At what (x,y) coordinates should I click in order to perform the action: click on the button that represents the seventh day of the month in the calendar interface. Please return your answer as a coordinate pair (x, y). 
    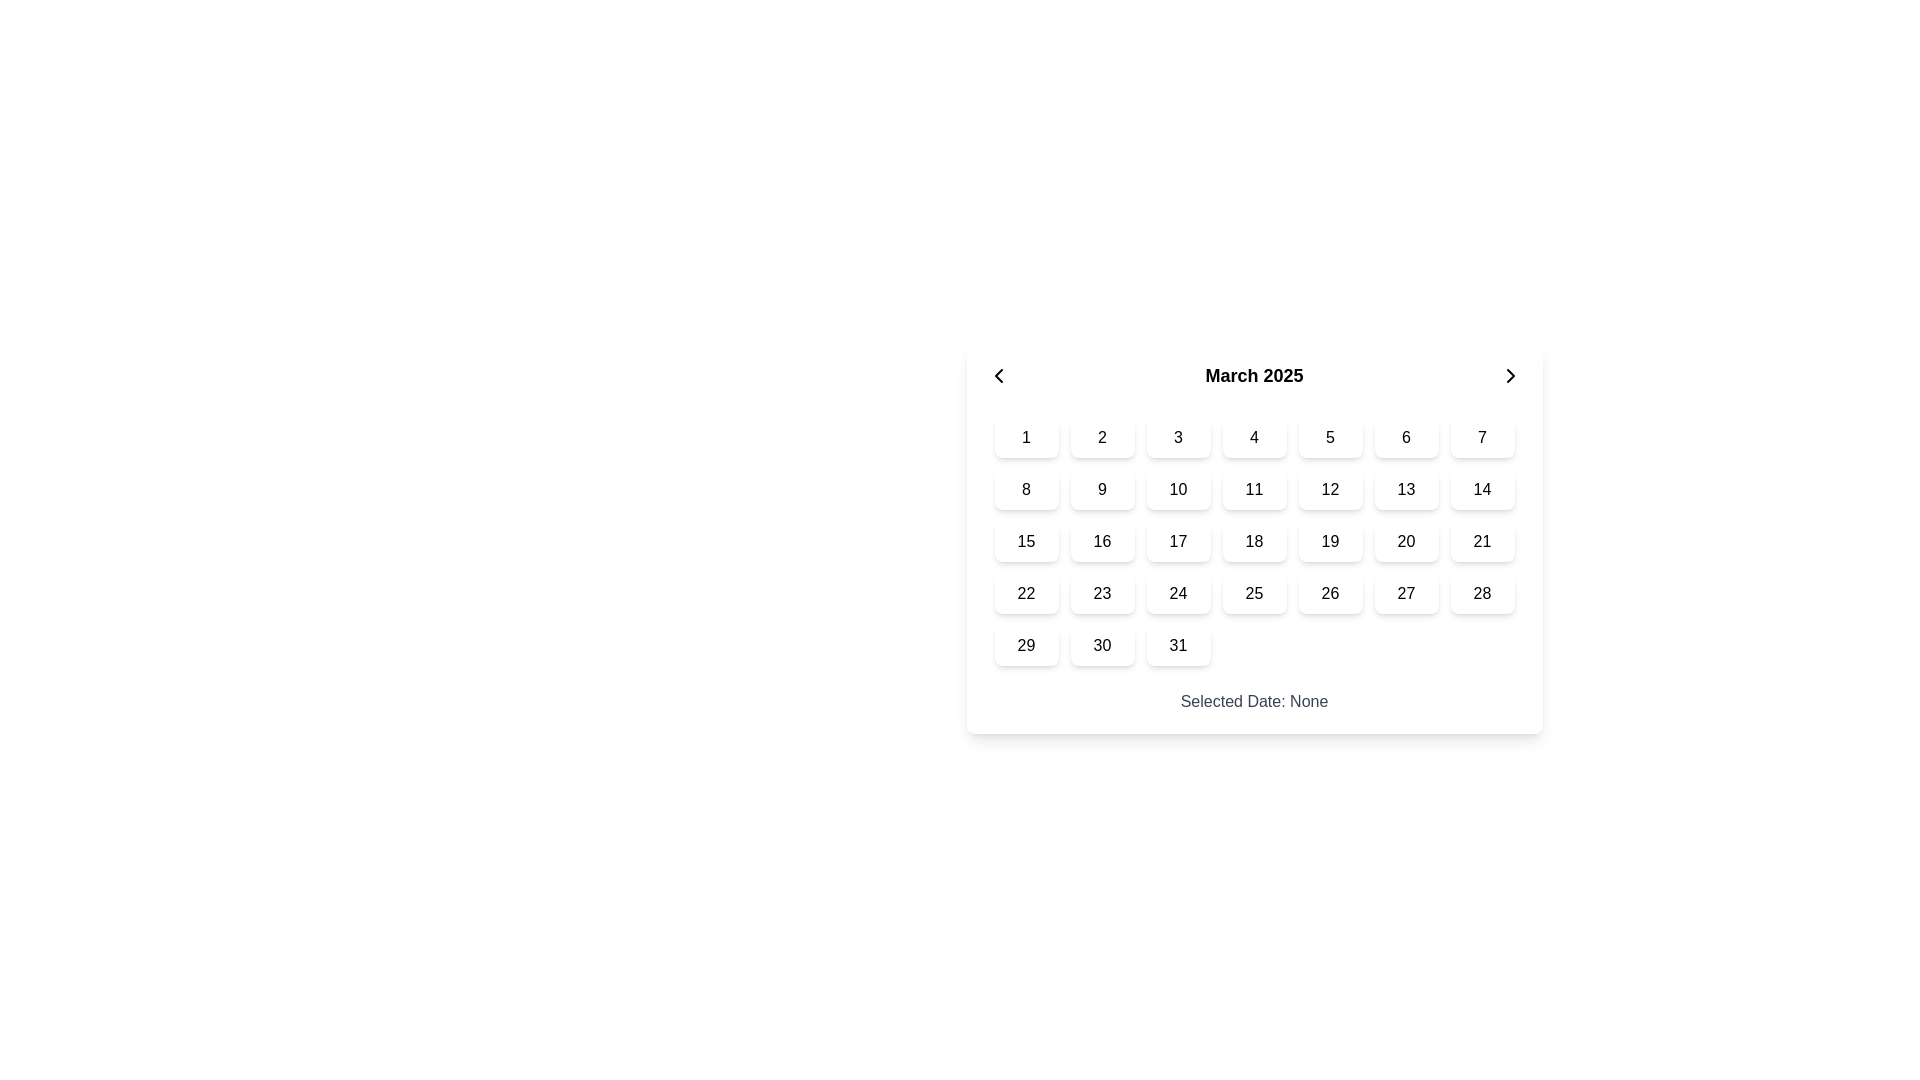
    Looking at the image, I should click on (1482, 437).